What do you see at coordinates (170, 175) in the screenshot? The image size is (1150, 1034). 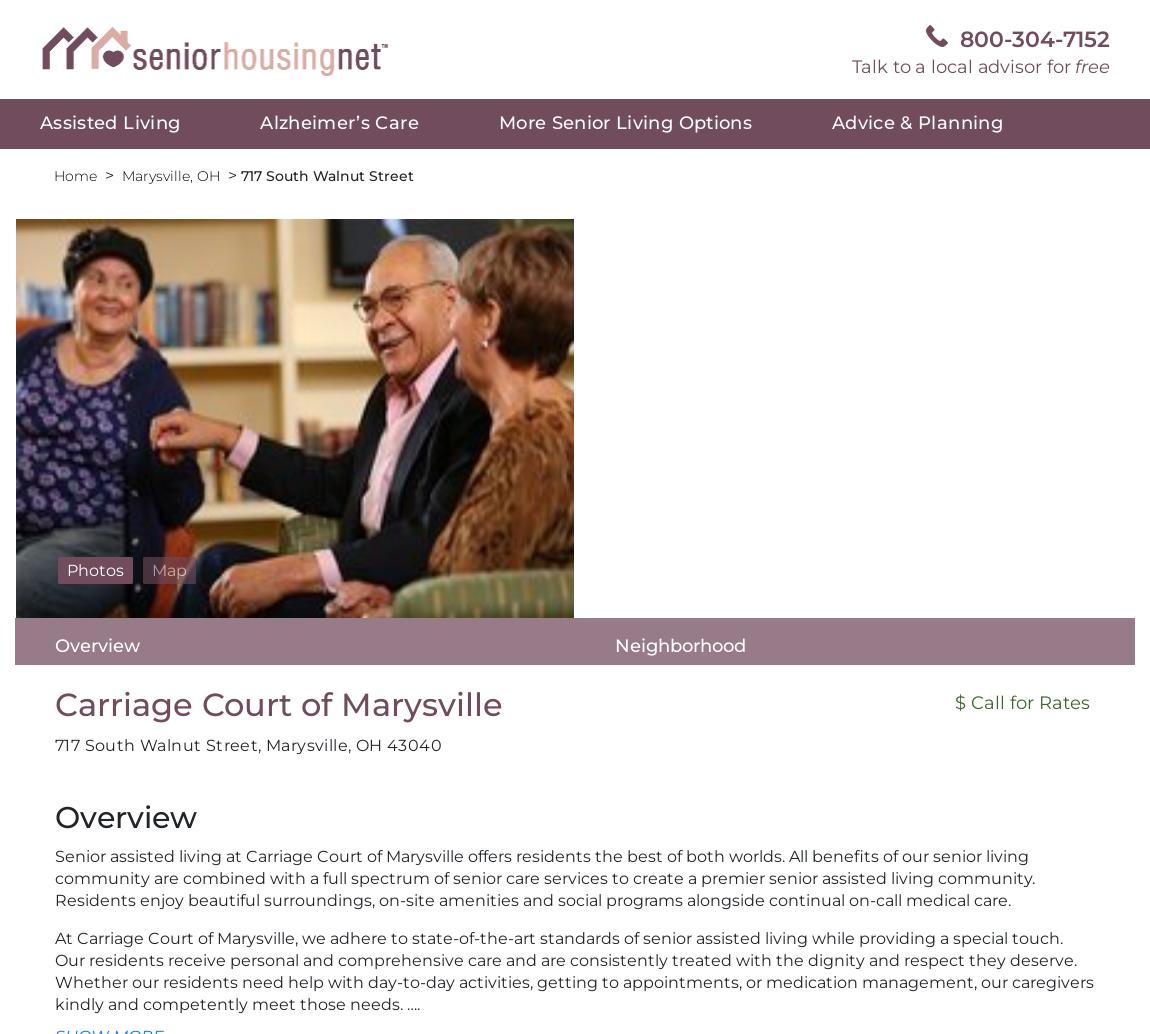 I see `'Marysville, OH'` at bounding box center [170, 175].